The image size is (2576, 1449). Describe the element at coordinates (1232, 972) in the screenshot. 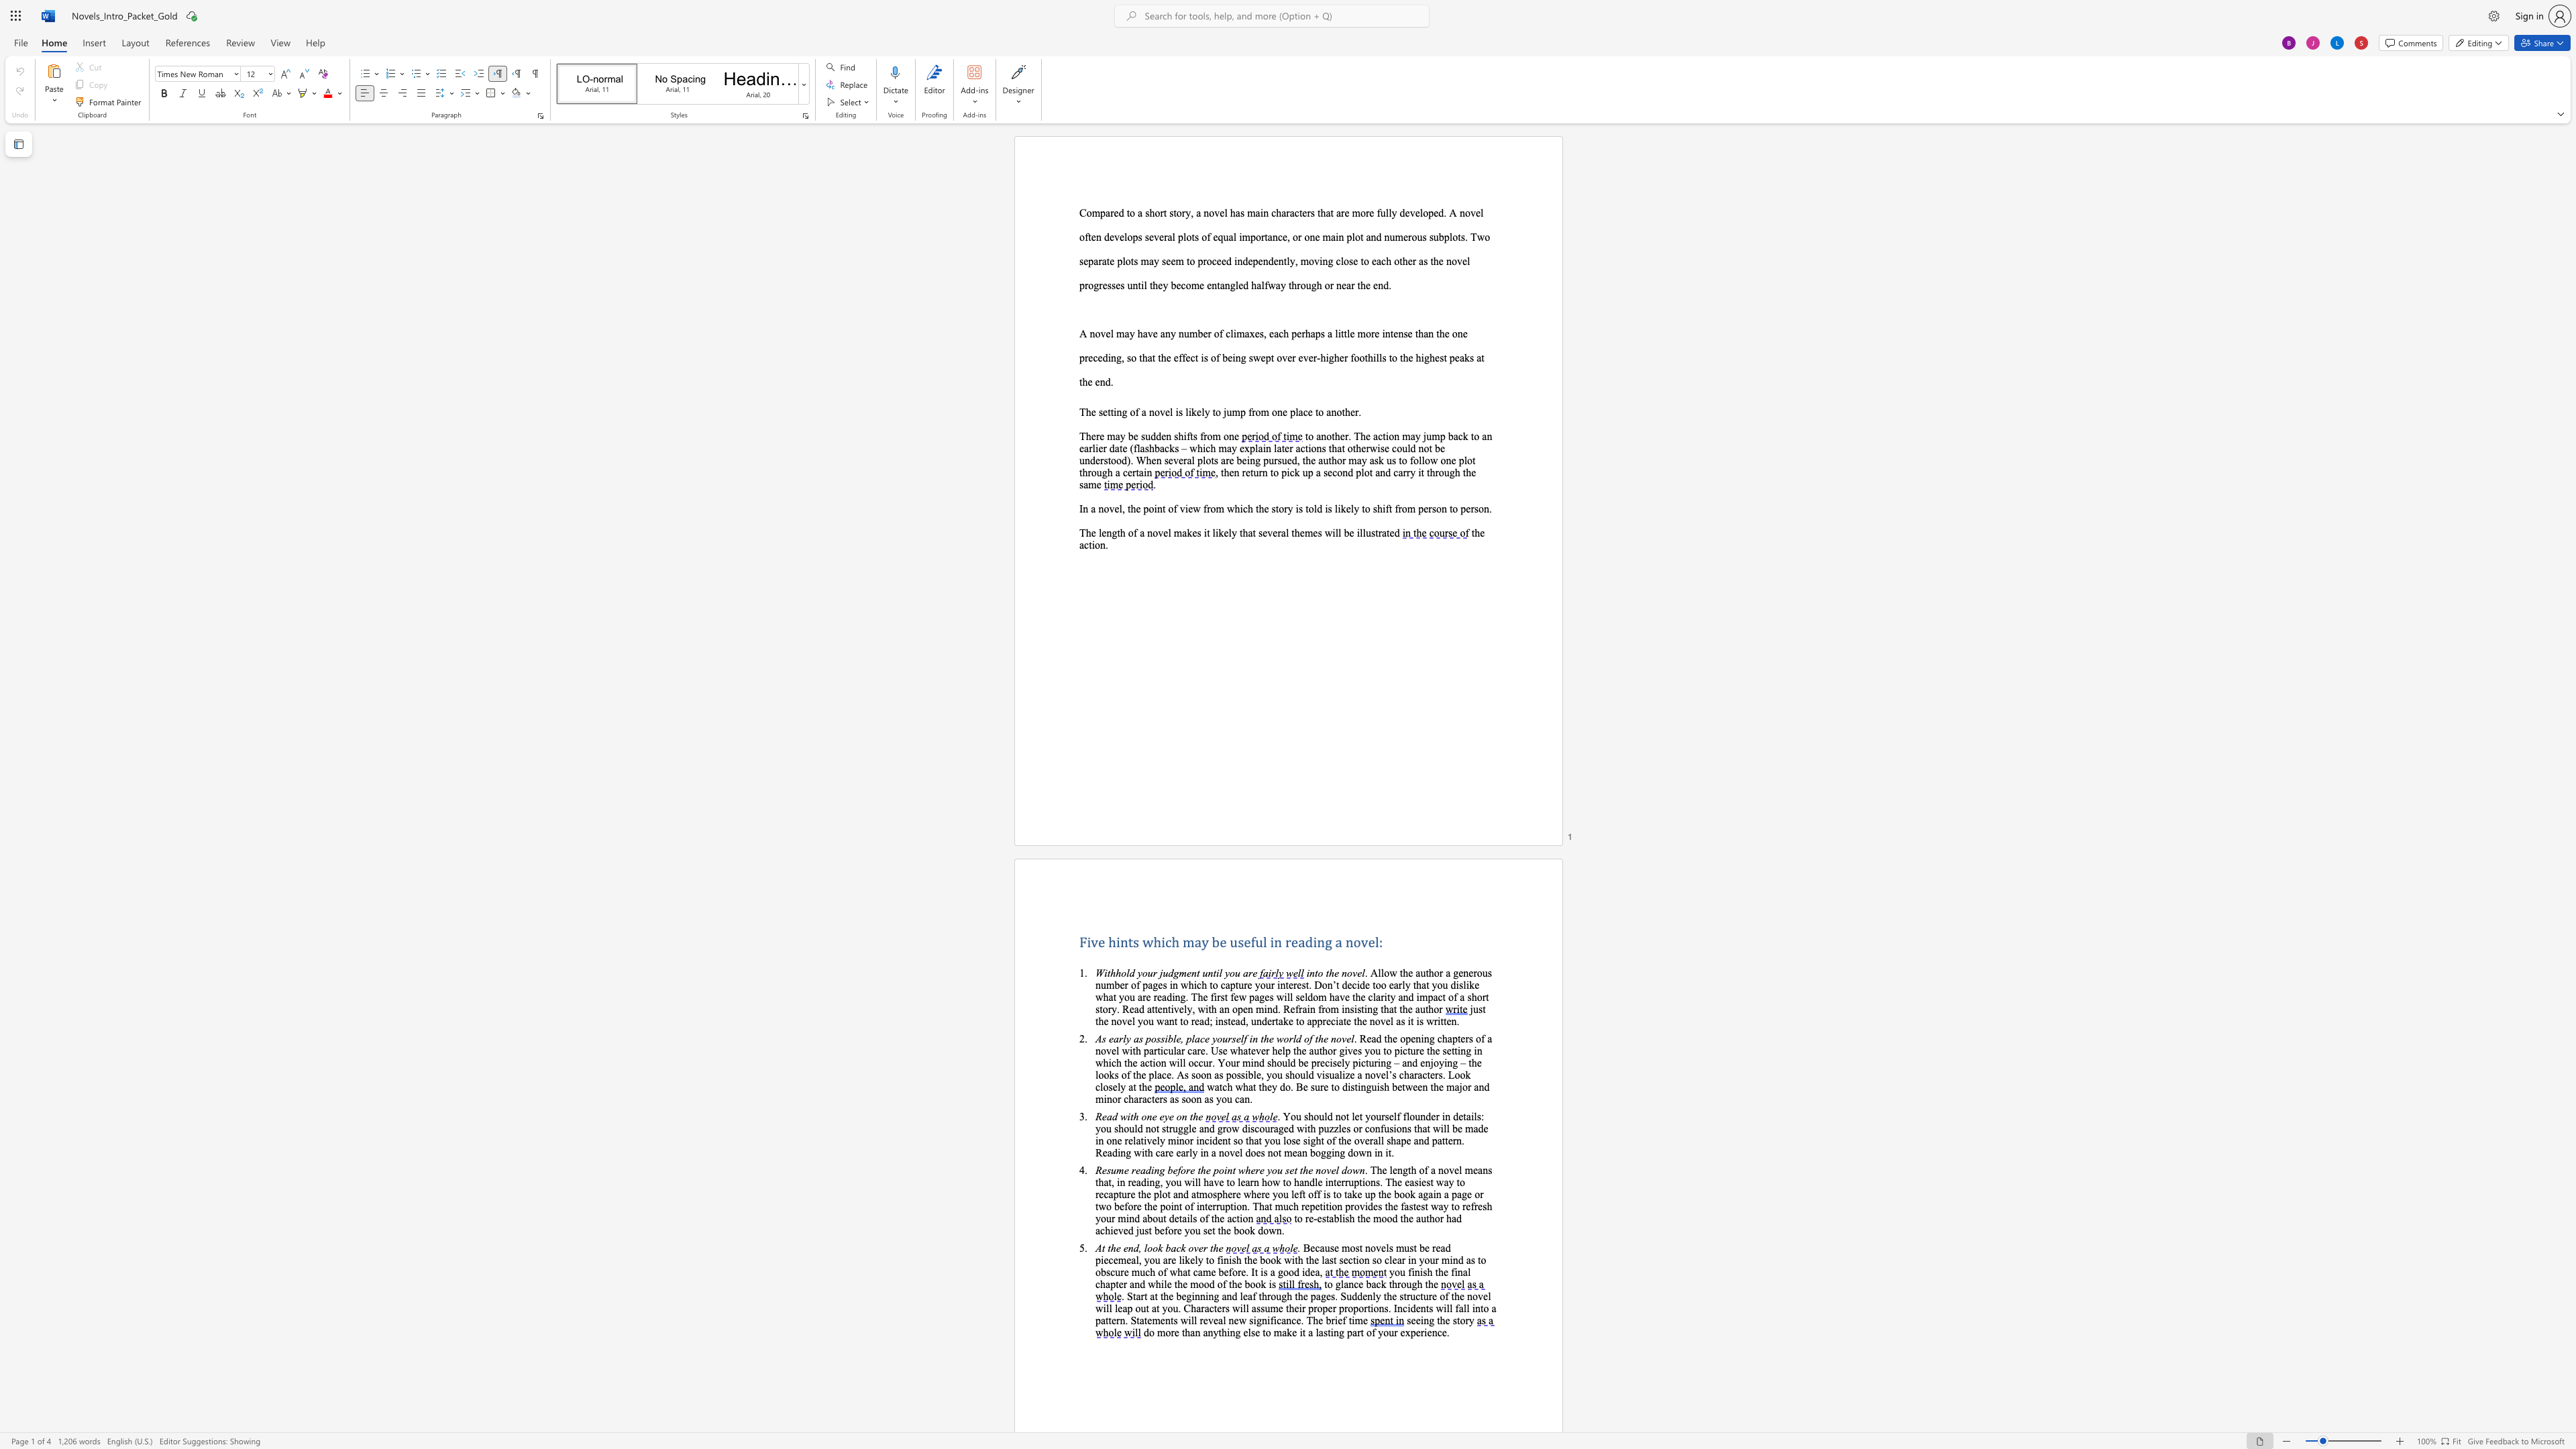

I see `the 3th character "o" in the text` at that location.